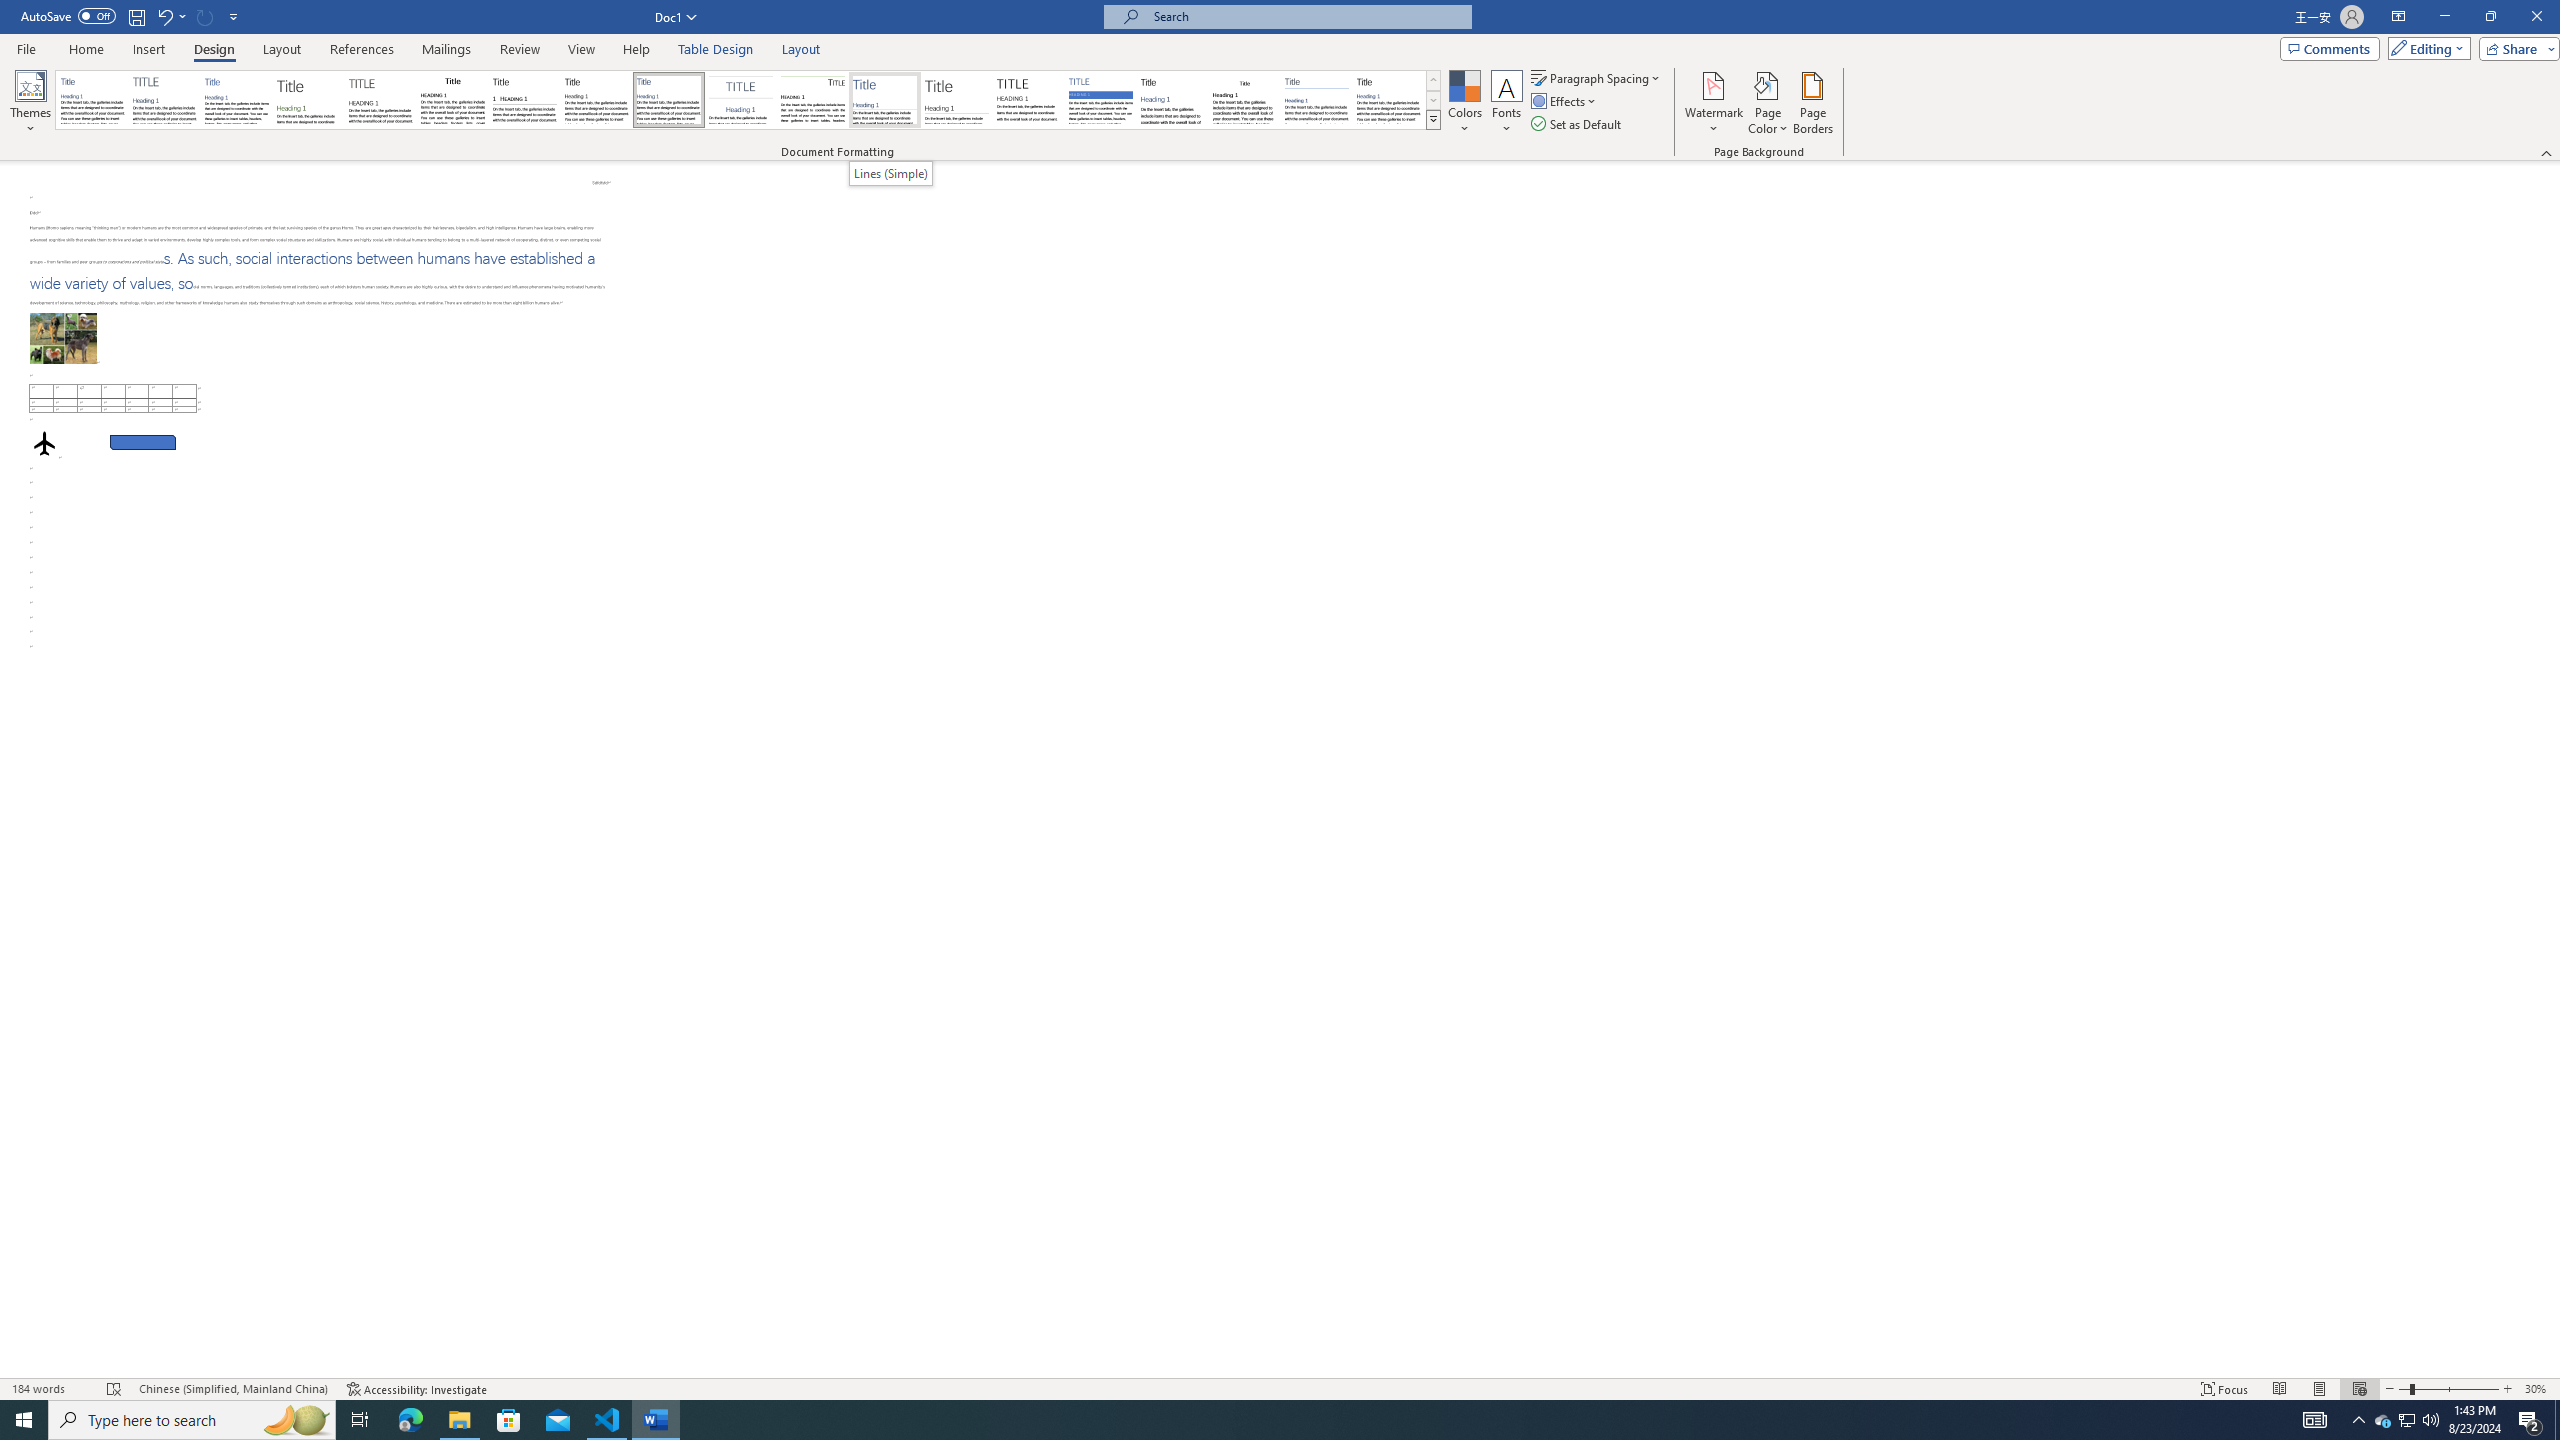  What do you see at coordinates (29, 103) in the screenshot?
I see `'Themes'` at bounding box center [29, 103].